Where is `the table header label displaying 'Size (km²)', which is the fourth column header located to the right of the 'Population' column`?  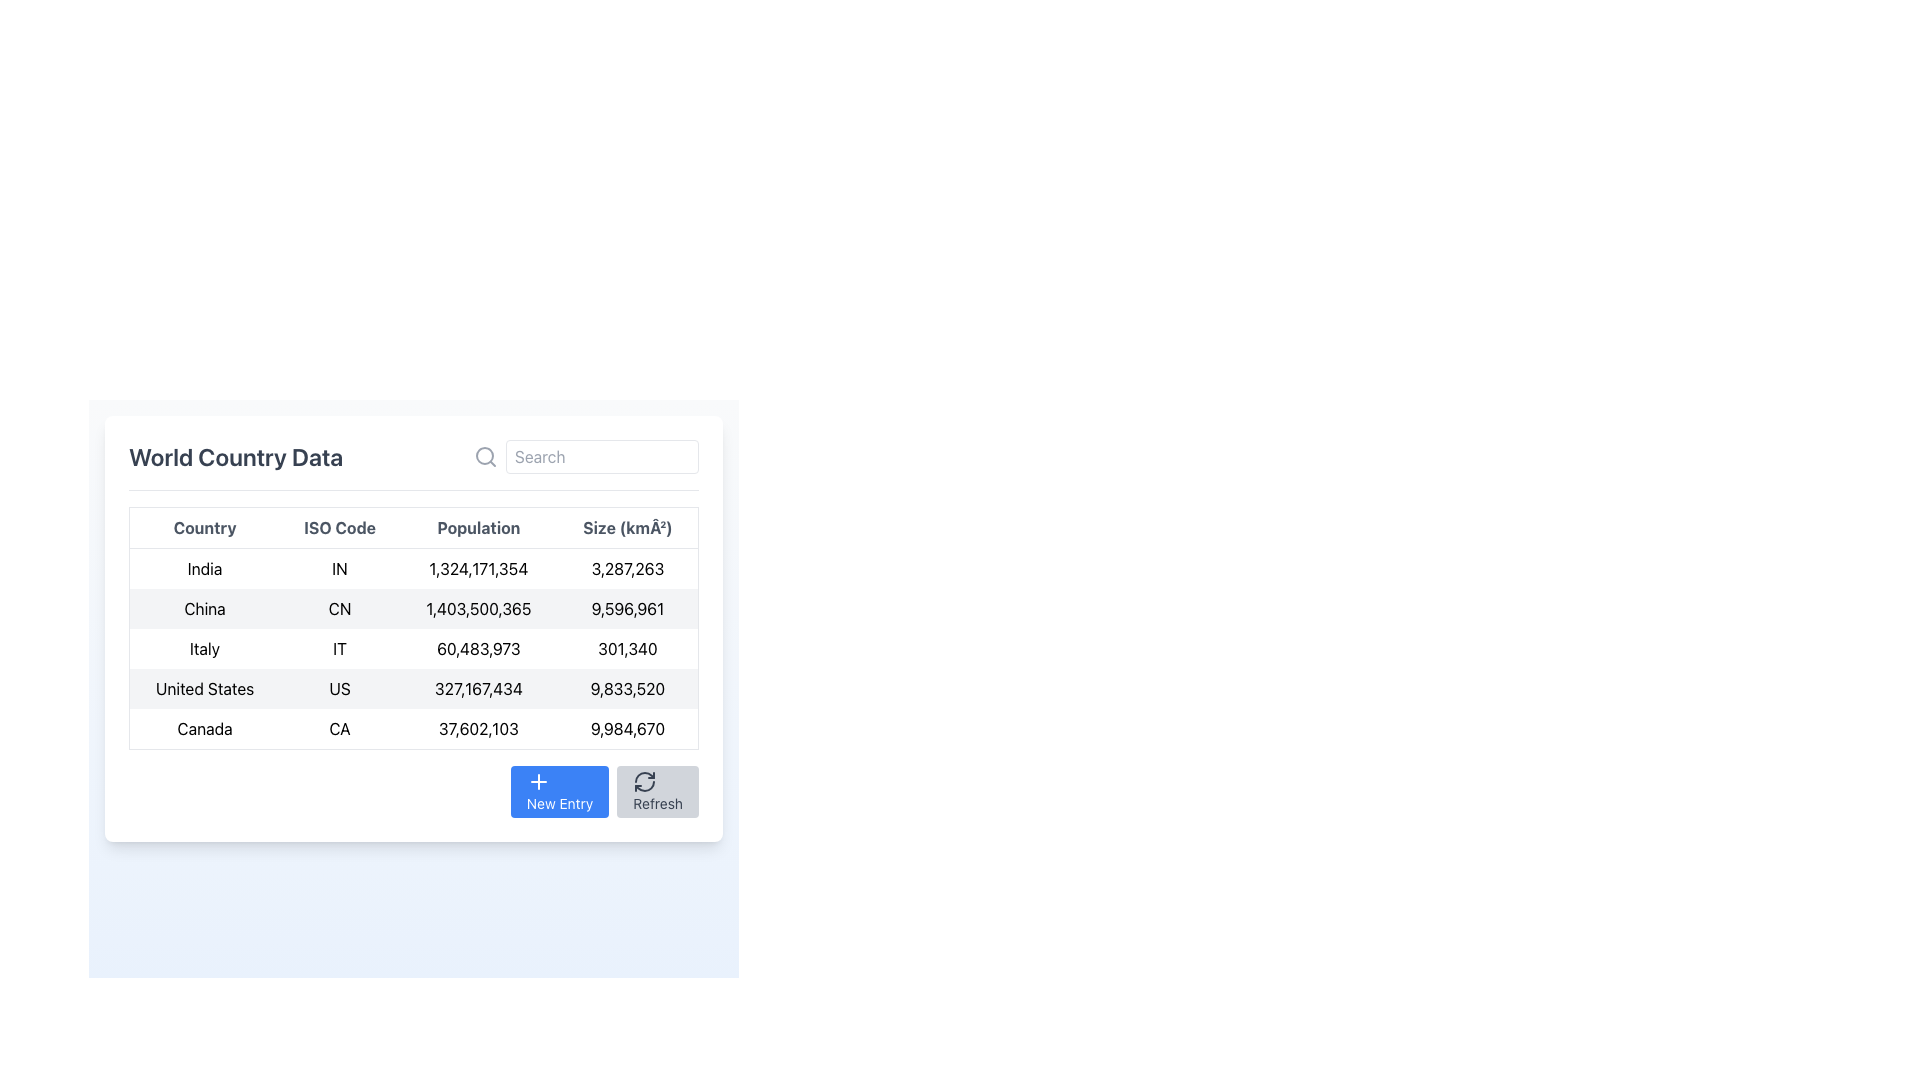 the table header label displaying 'Size (km²)', which is the fourth column header located to the right of the 'Population' column is located at coordinates (627, 527).